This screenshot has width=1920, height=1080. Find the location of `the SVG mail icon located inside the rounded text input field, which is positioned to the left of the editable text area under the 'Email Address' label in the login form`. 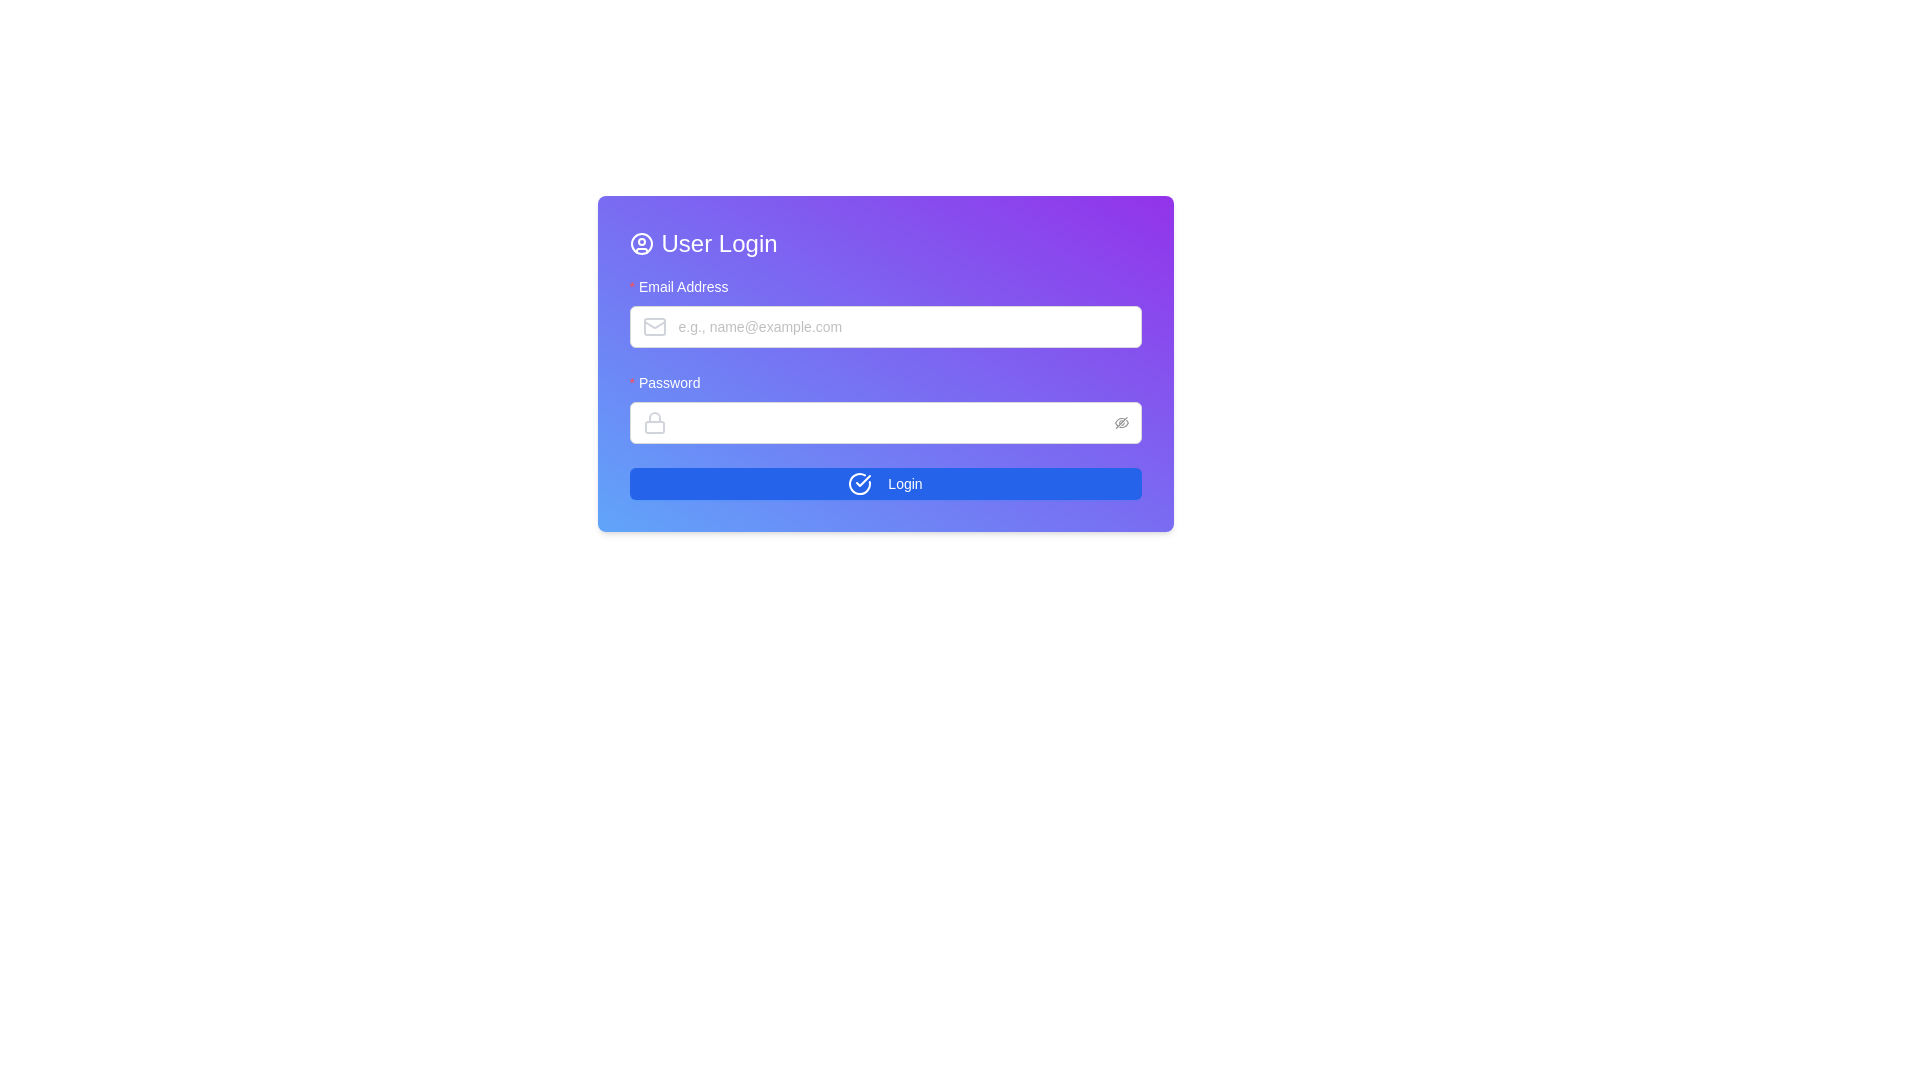

the SVG mail icon located inside the rounded text input field, which is positioned to the left of the editable text area under the 'Email Address' label in the login form is located at coordinates (658, 326).